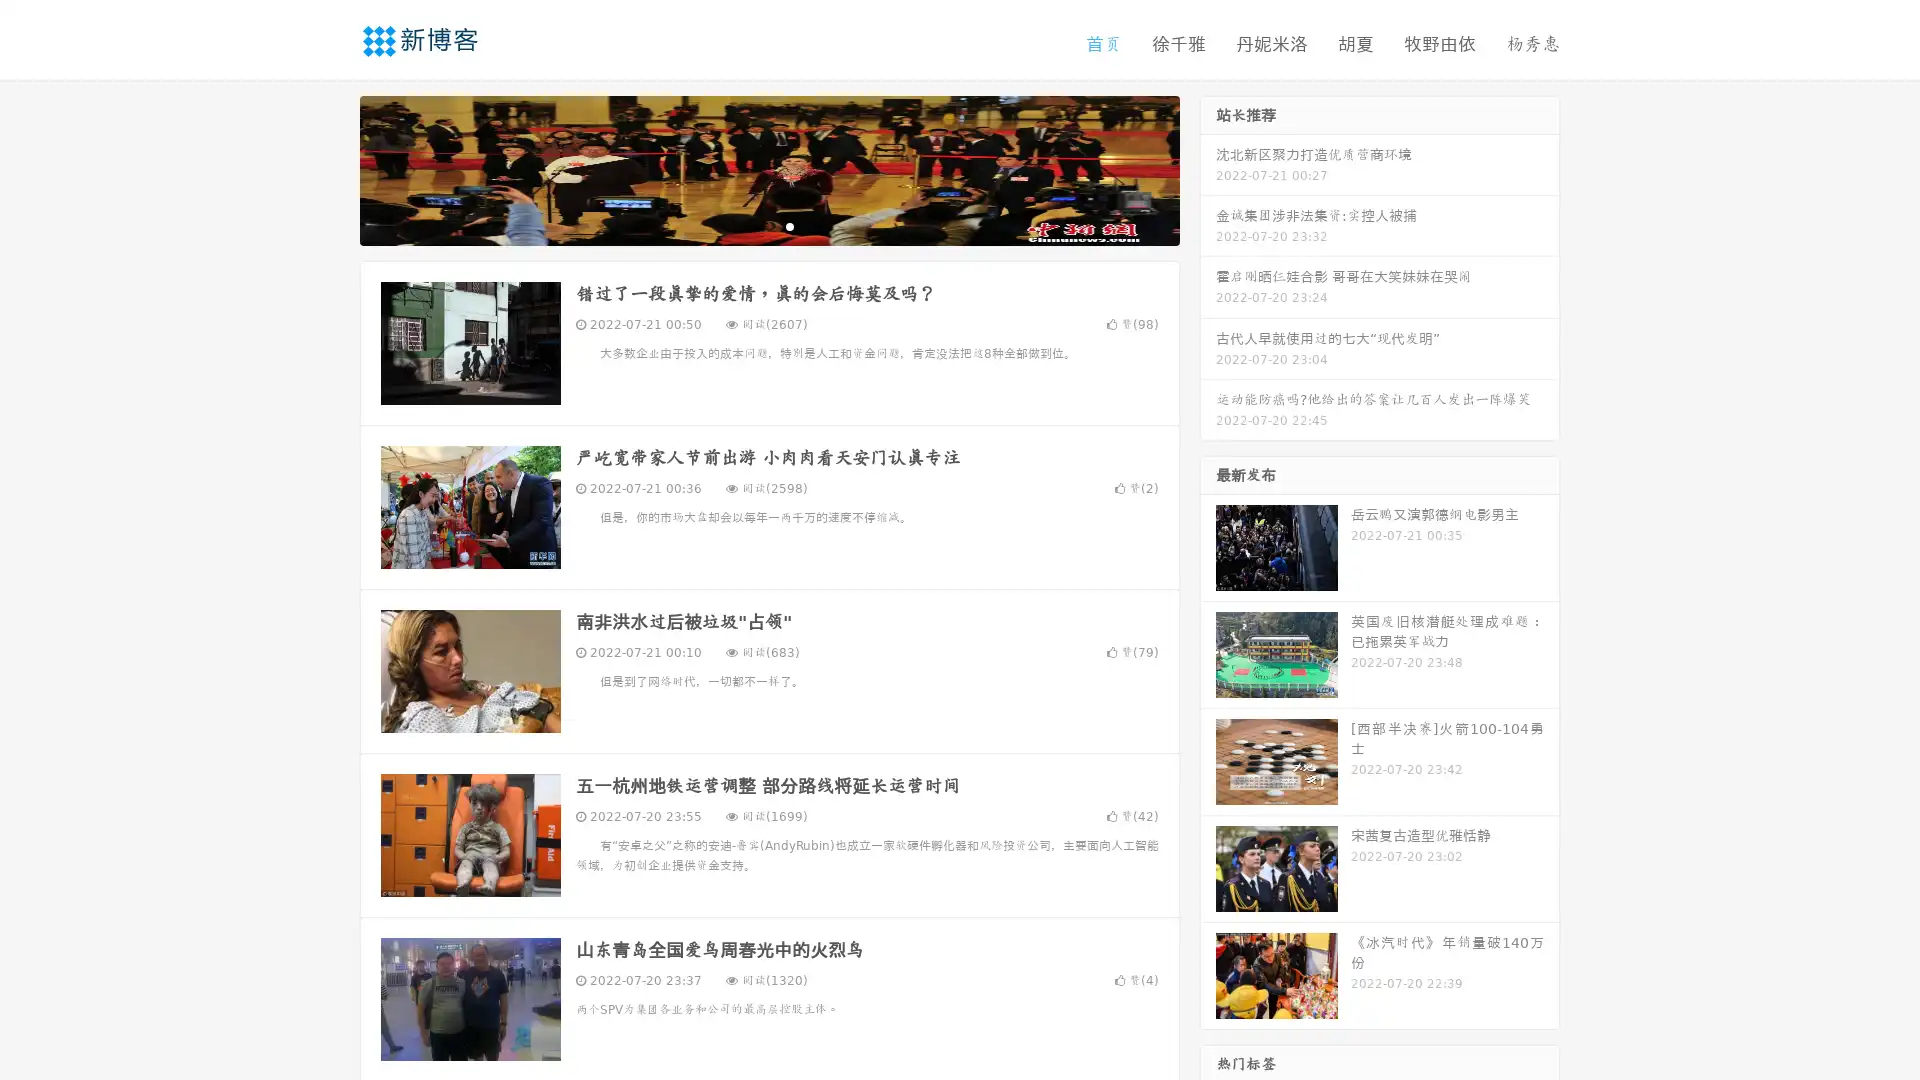 The width and height of the screenshot is (1920, 1080). I want to click on Go to slide 1, so click(748, 225).